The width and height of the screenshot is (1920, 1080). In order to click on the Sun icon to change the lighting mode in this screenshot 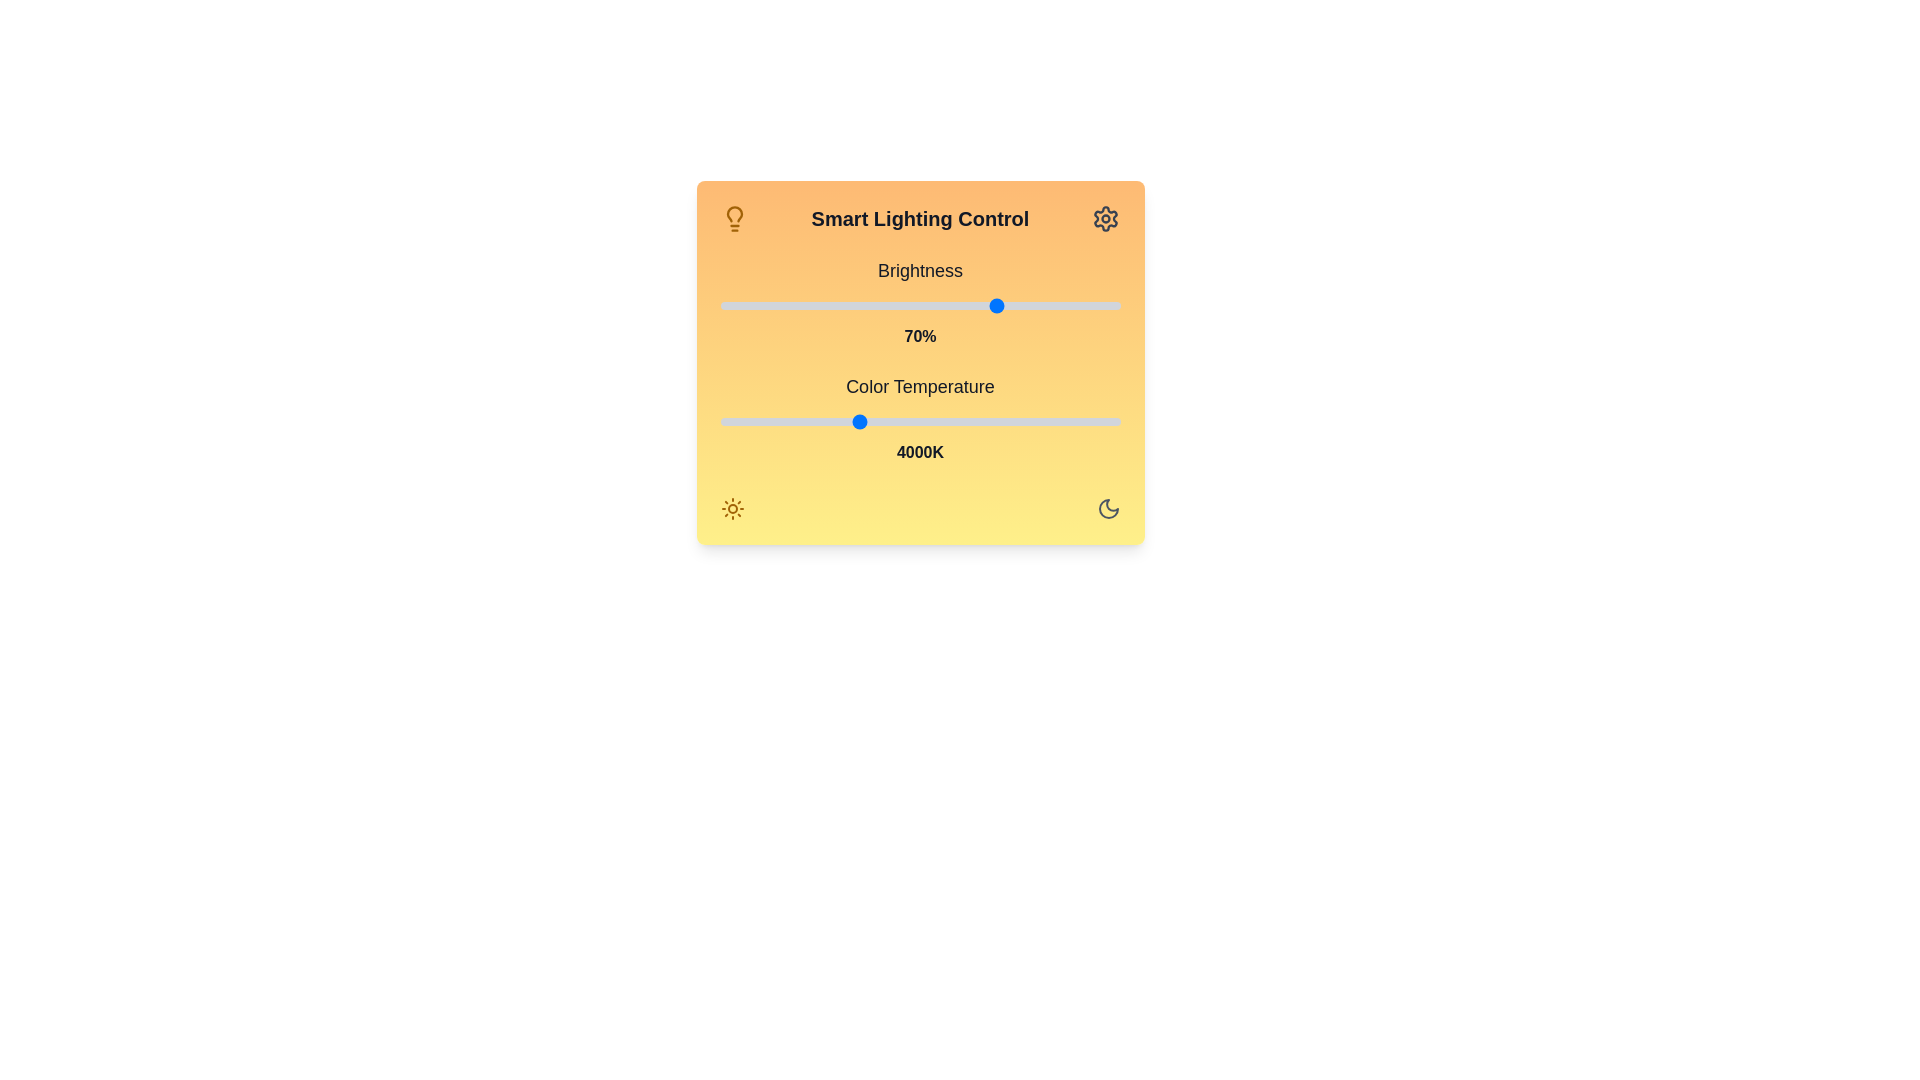, I will do `click(731, 508)`.